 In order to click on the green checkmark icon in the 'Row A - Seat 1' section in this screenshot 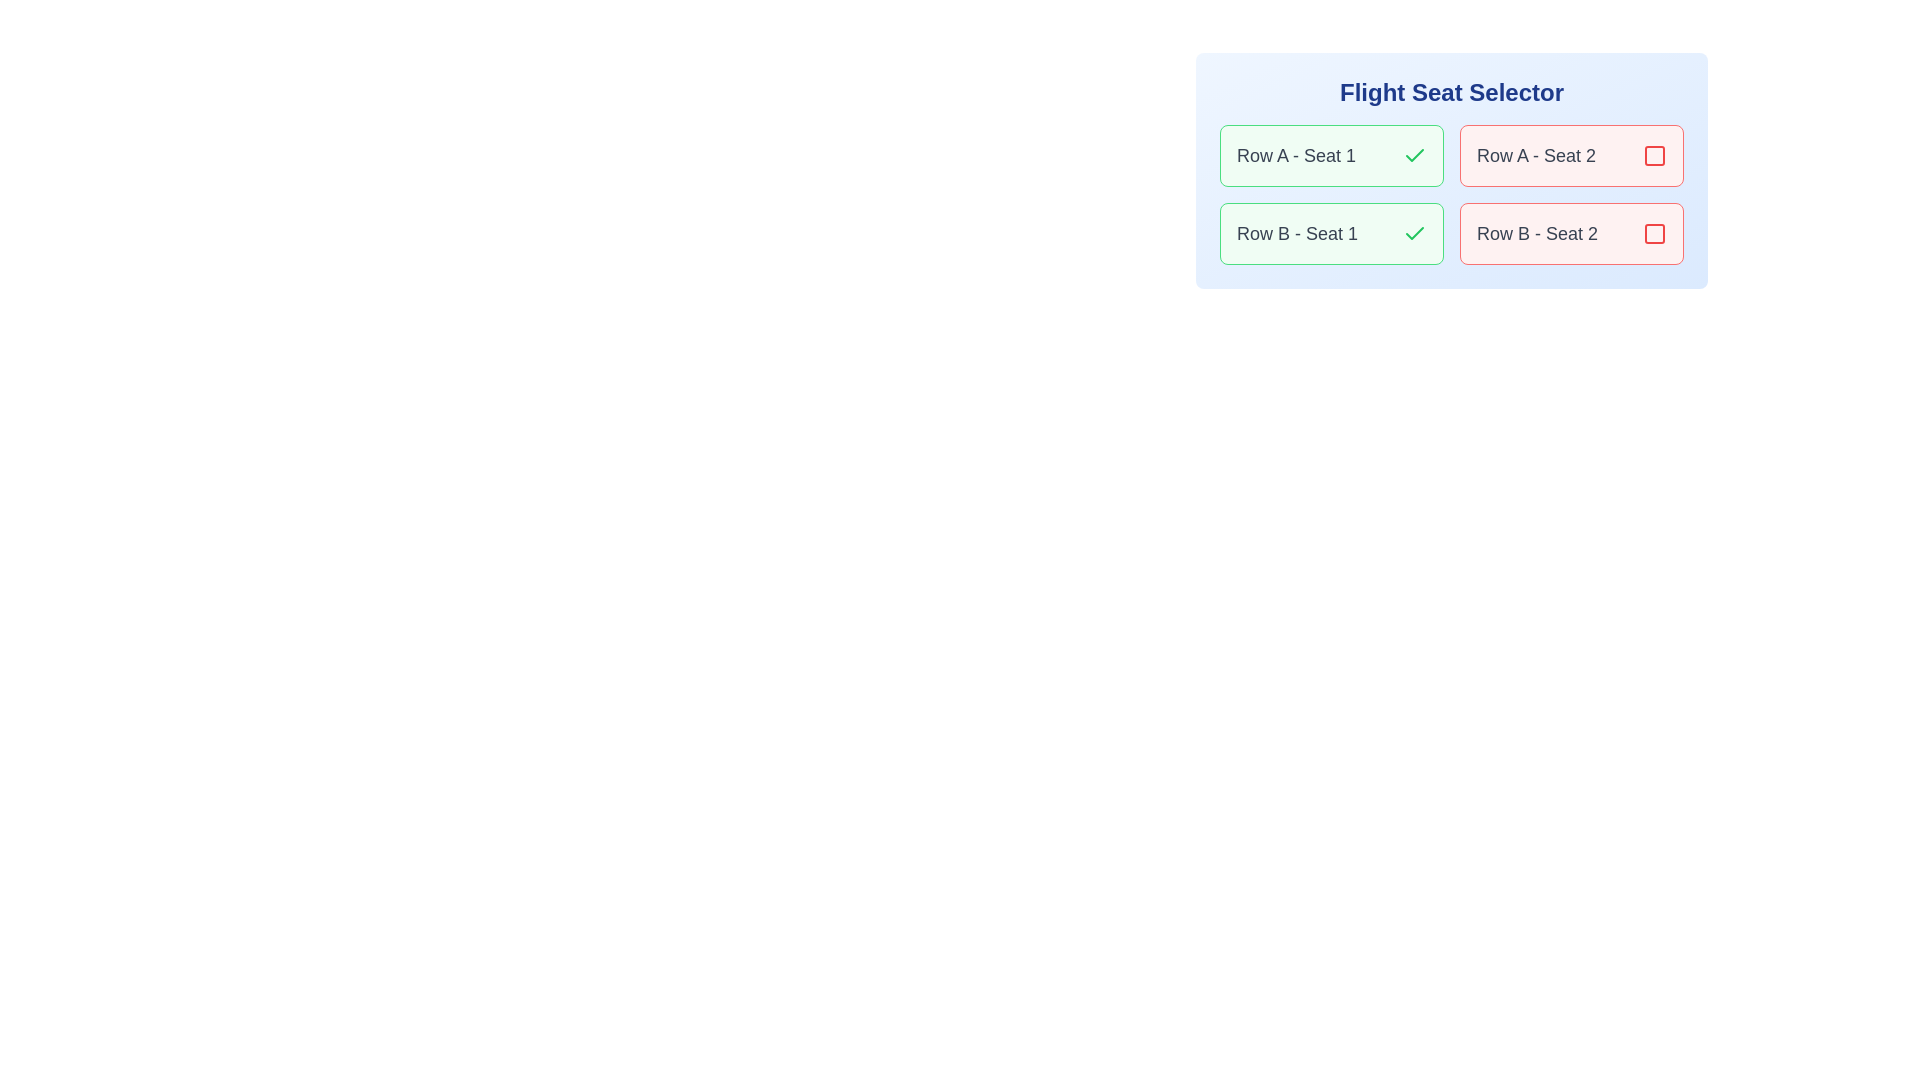, I will do `click(1414, 154)`.